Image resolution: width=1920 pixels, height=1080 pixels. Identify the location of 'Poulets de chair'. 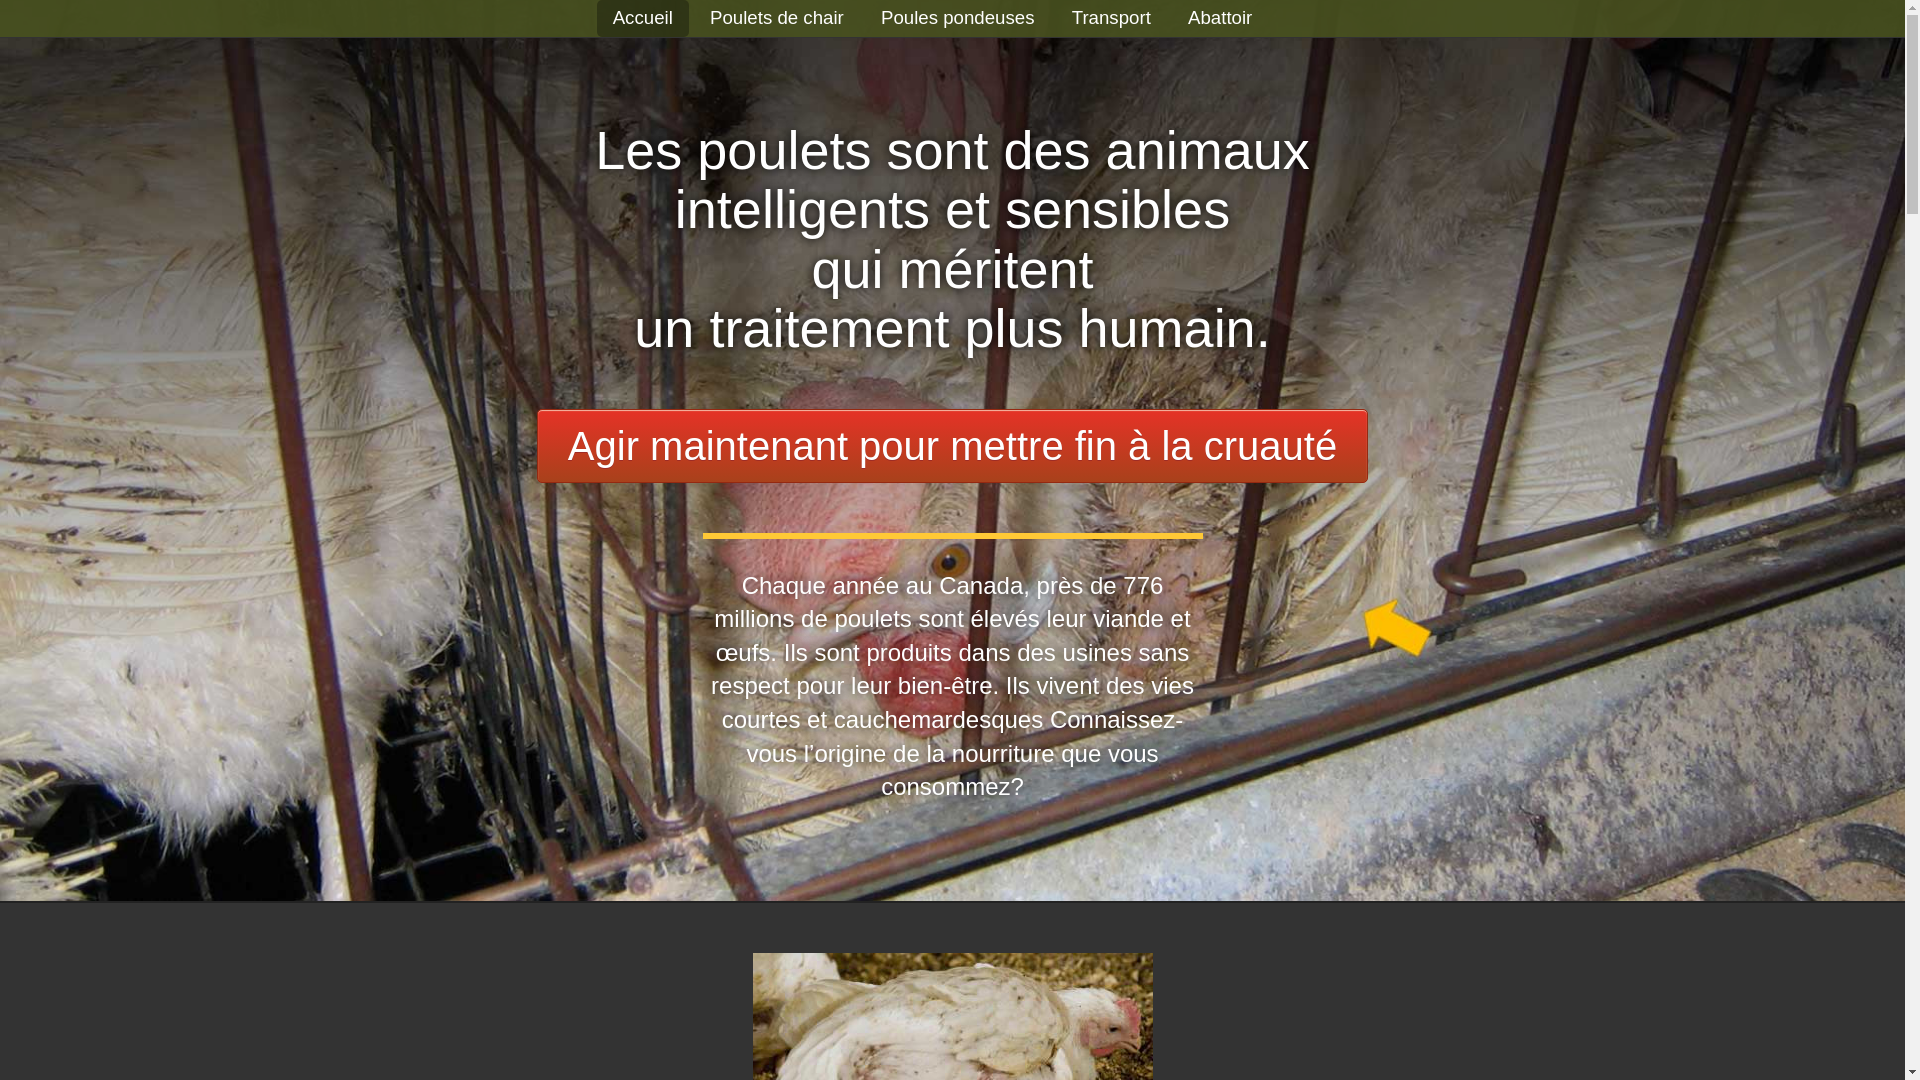
(710, 17).